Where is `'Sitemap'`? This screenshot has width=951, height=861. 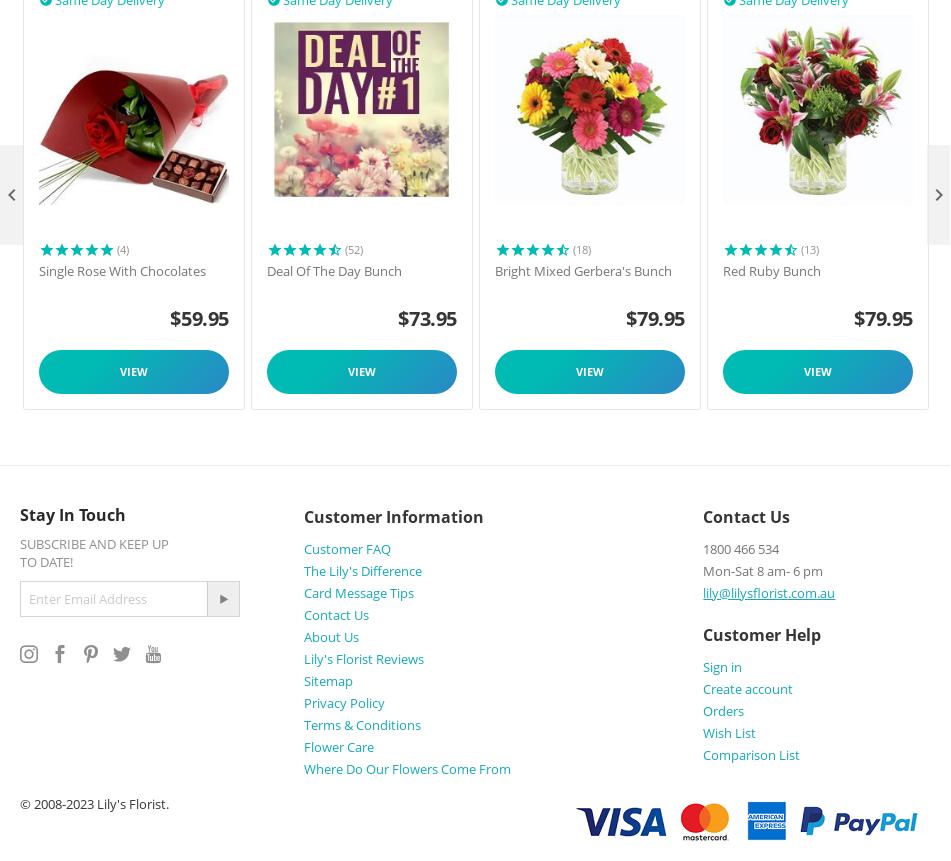
'Sitemap' is located at coordinates (327, 679).